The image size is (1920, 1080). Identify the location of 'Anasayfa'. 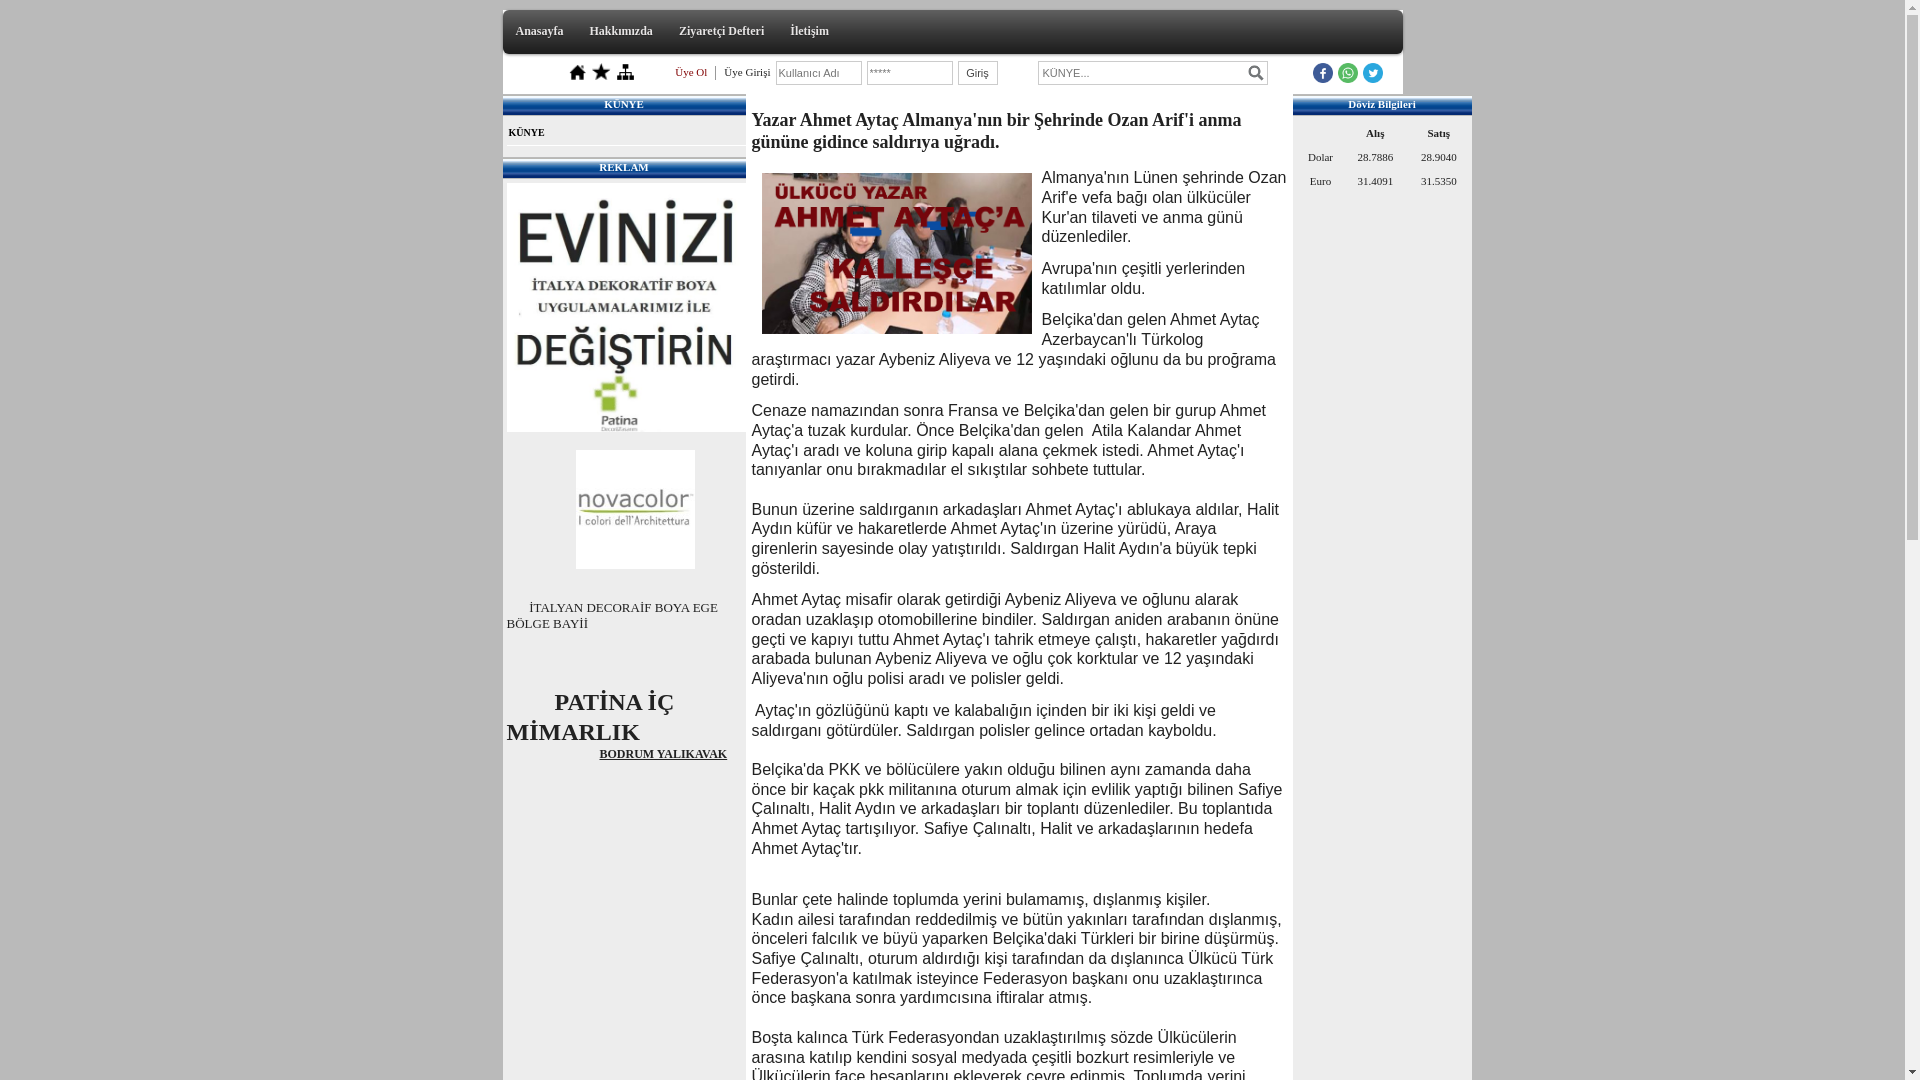
(539, 30).